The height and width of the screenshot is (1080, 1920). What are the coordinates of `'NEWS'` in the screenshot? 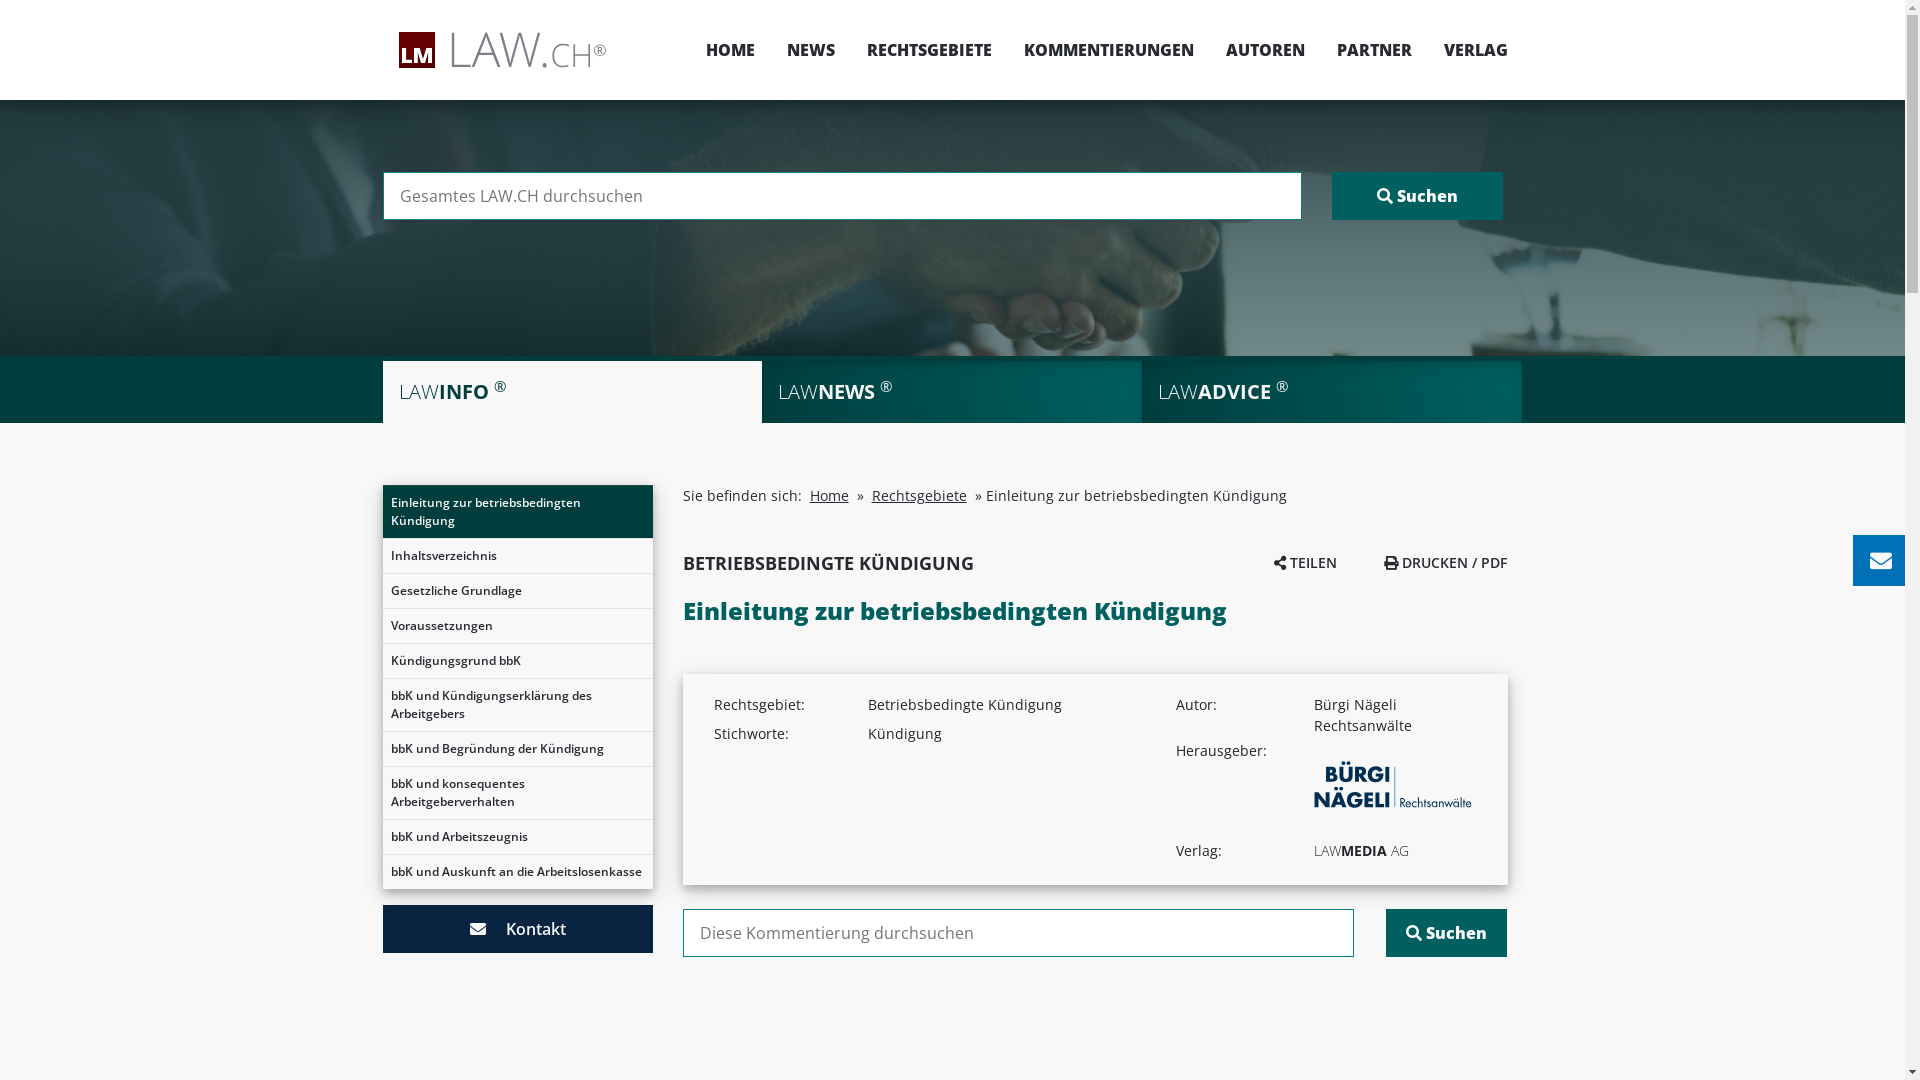 It's located at (810, 49).